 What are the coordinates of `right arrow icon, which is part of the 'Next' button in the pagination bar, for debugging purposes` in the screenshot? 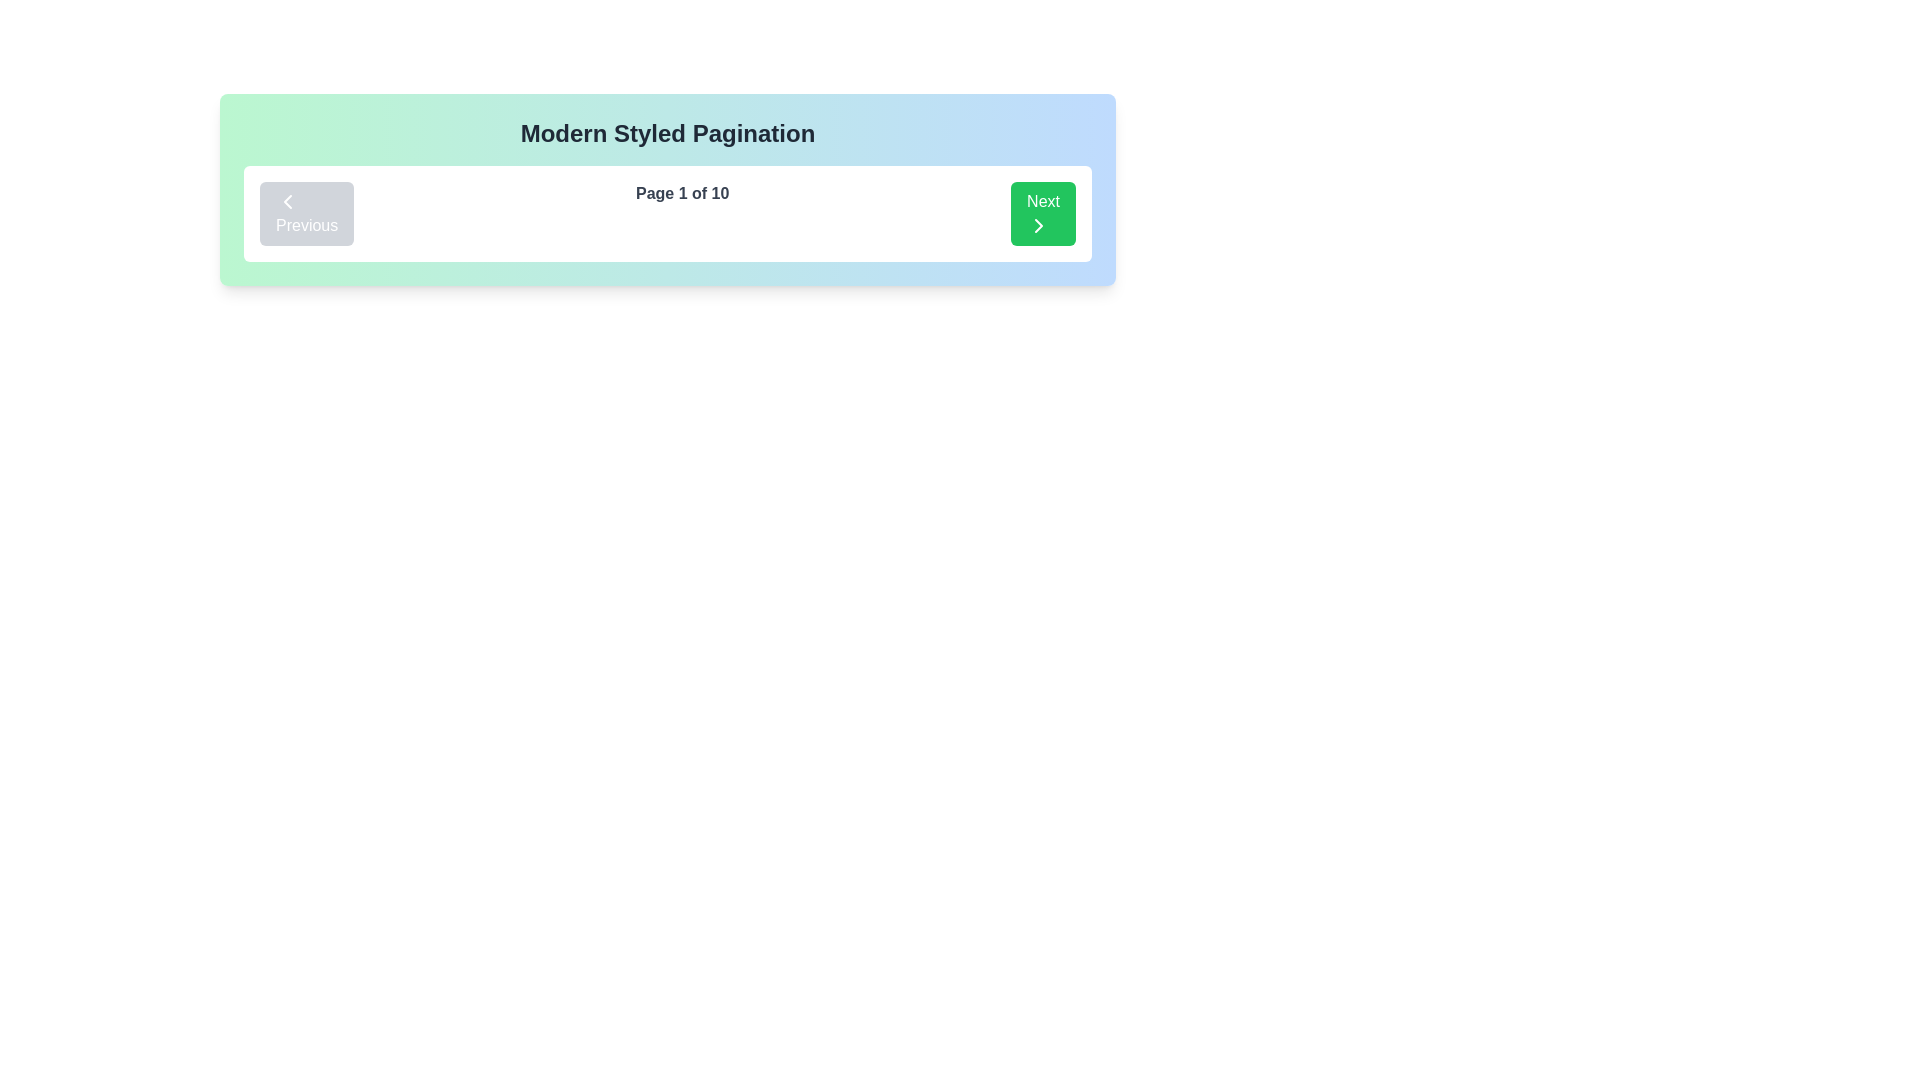 It's located at (1039, 225).